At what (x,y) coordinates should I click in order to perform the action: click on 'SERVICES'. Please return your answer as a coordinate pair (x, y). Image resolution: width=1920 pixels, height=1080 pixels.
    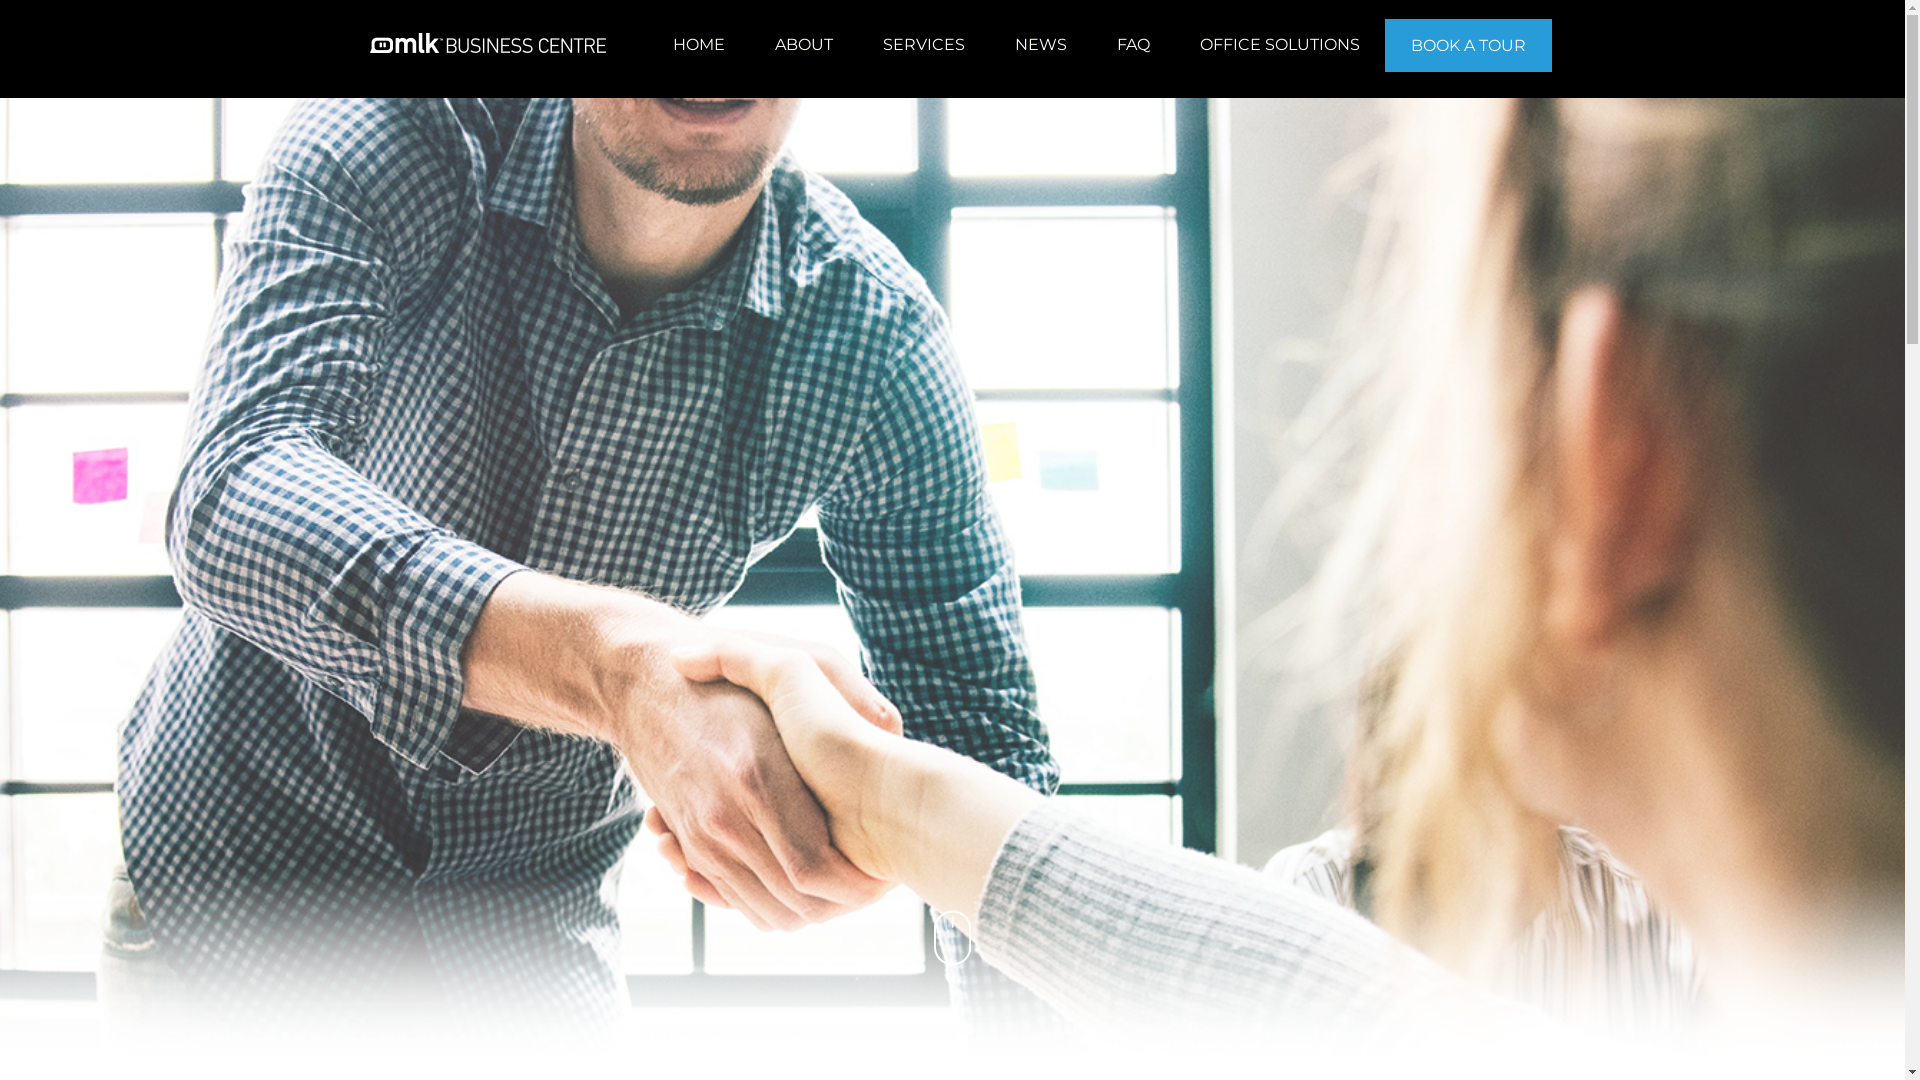
    Looking at the image, I should click on (923, 44).